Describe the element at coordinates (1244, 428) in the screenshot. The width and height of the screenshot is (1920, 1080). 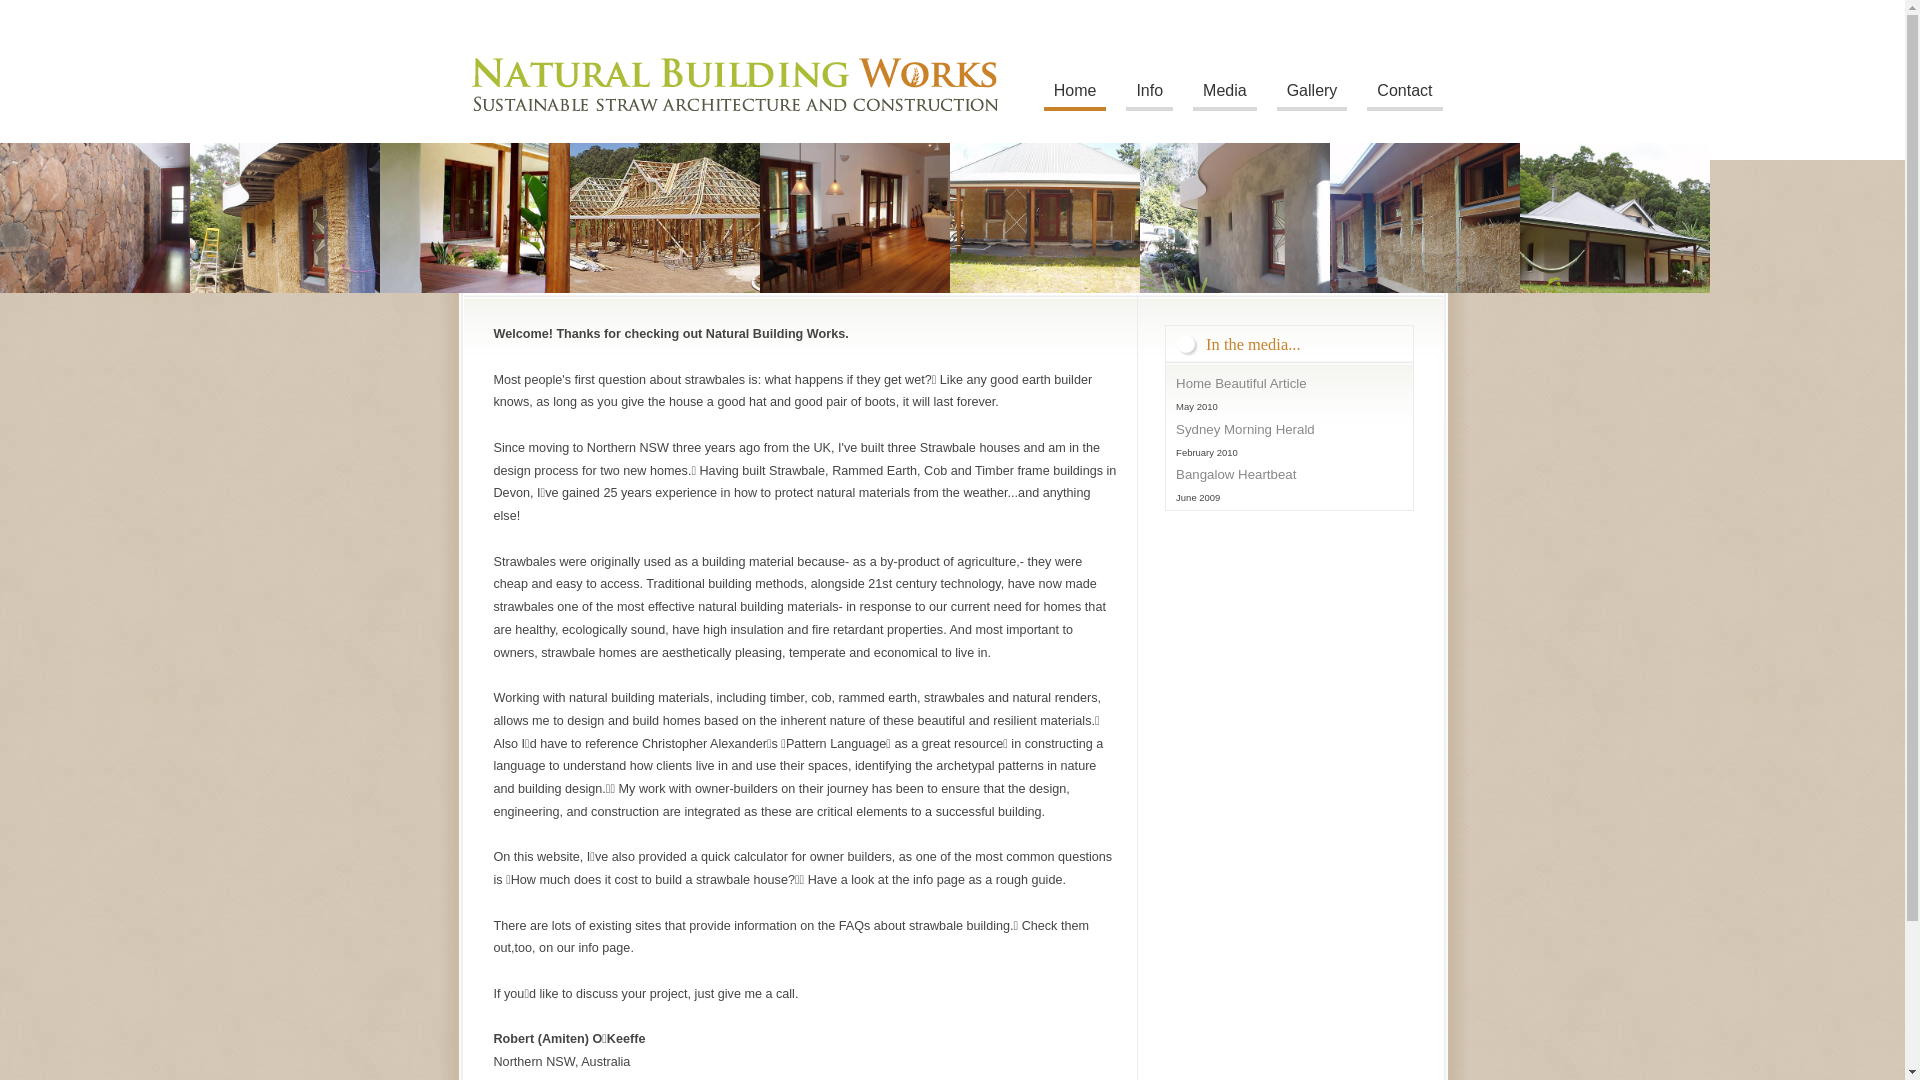
I see `'Sydney Morning Herald'` at that location.